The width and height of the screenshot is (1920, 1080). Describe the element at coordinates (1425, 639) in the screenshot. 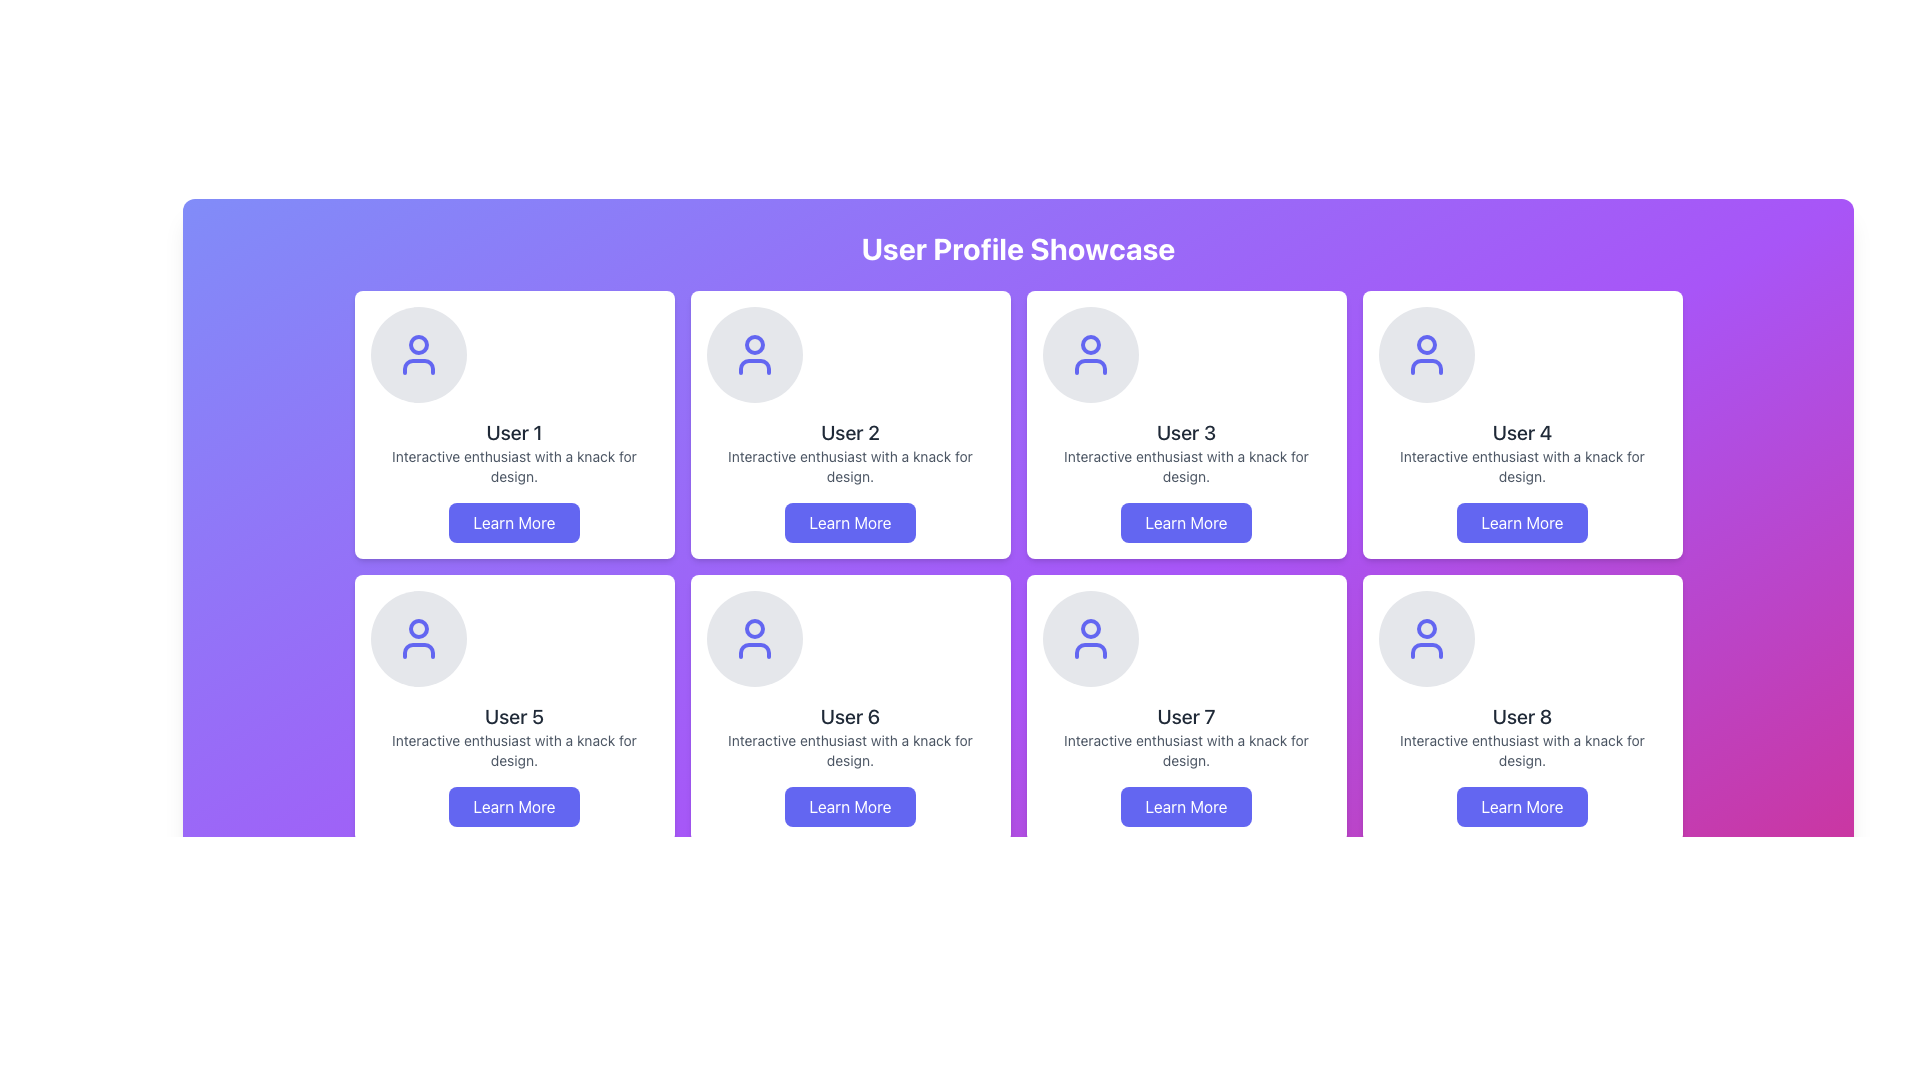

I see `the user profile SVG icon located in the bottom-right card labeled 'User 8', which is centered at the top of the card above the text and button components` at that location.